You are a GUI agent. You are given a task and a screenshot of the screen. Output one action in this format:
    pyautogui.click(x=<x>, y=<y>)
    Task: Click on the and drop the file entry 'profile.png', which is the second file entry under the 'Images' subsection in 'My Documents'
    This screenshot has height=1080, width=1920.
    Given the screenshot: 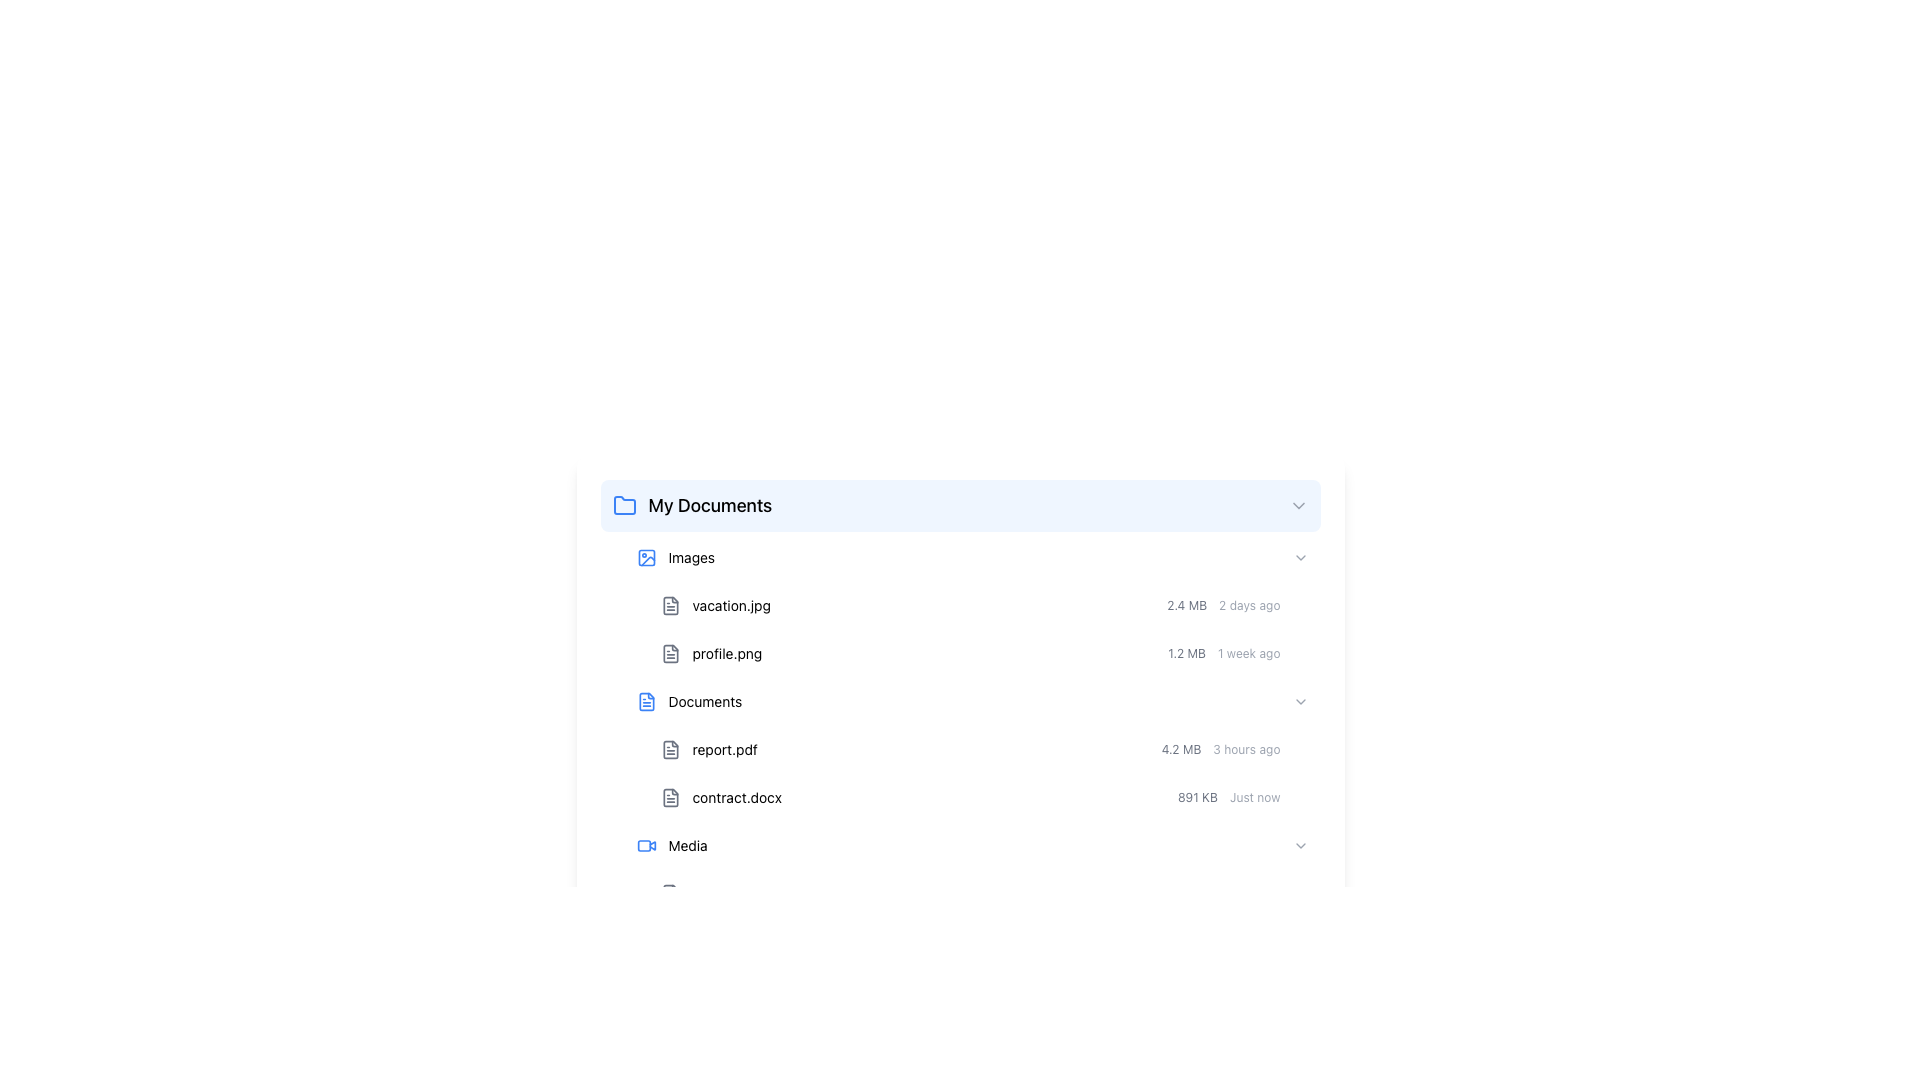 What is the action you would take?
    pyautogui.click(x=711, y=654)
    